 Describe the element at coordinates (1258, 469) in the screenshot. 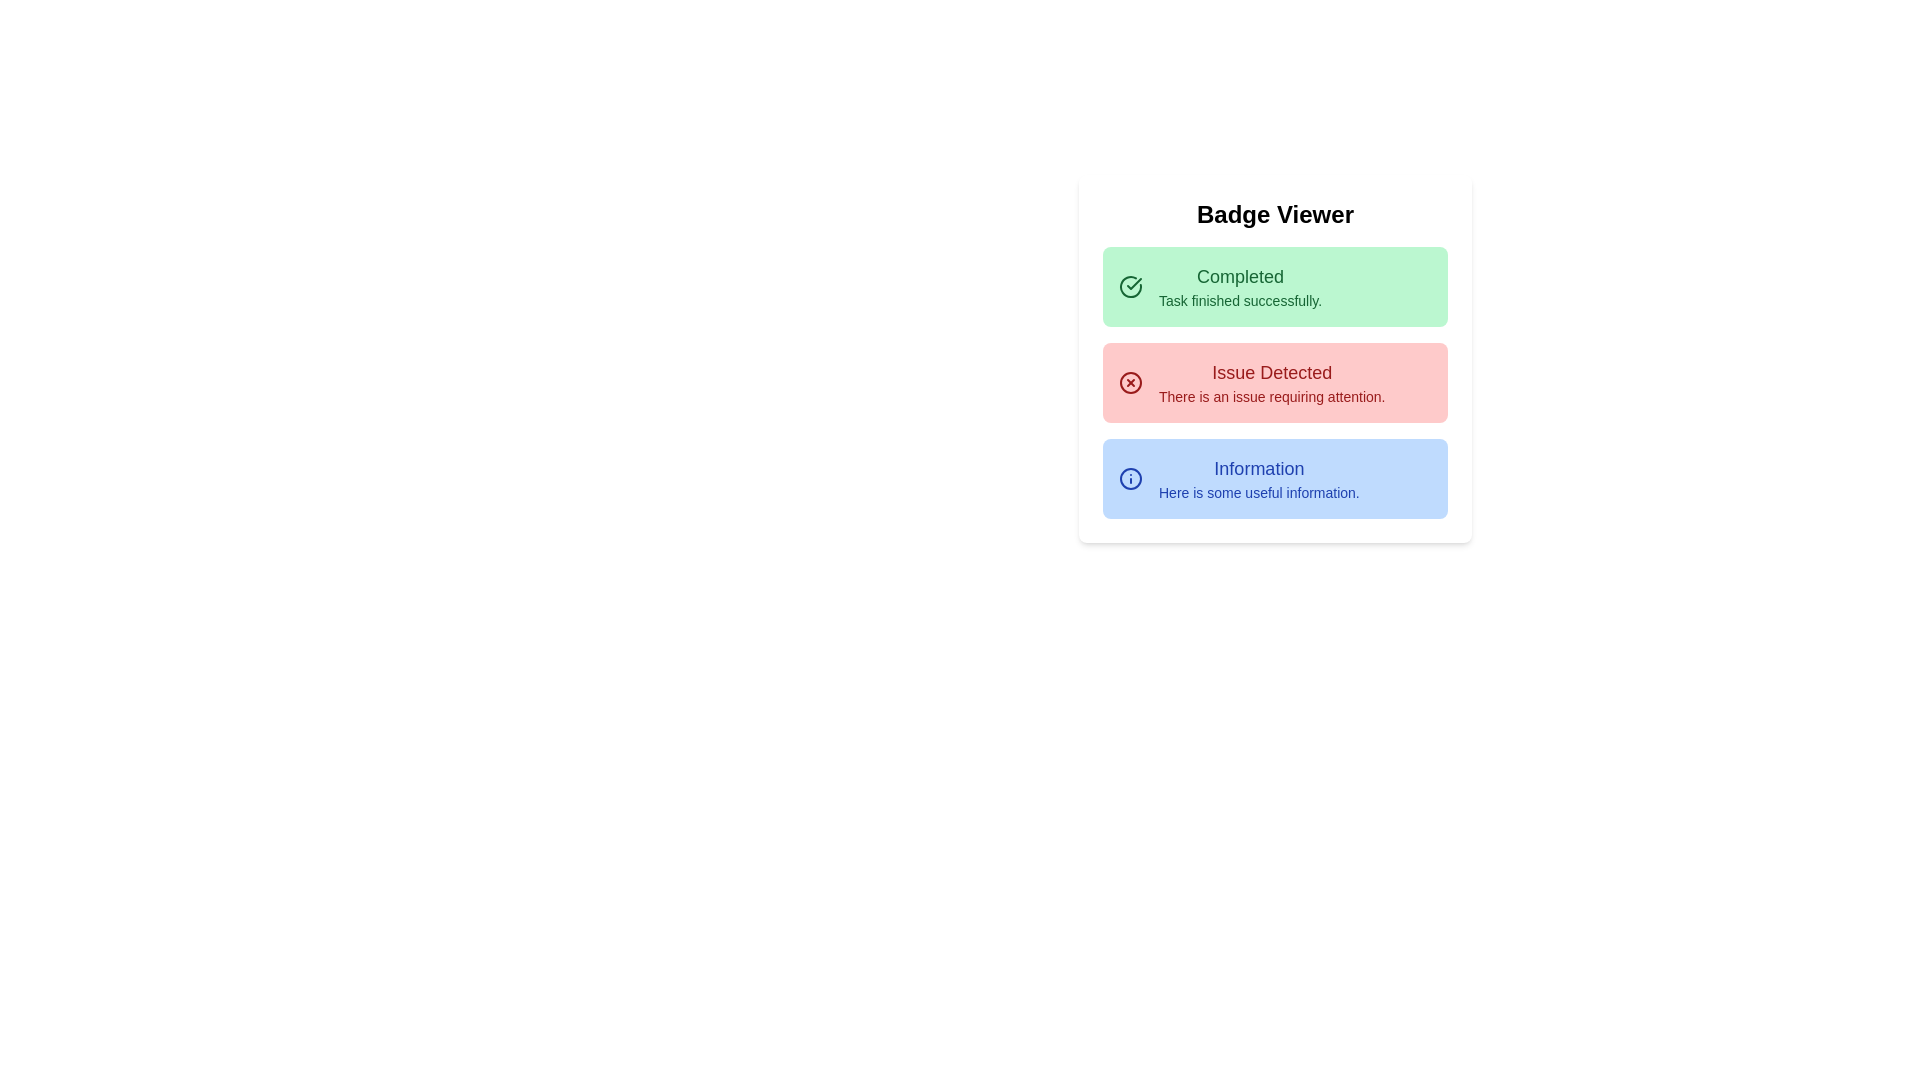

I see `the text label that serves as a heading for the blue section below it, indicating the type of information presented` at that location.